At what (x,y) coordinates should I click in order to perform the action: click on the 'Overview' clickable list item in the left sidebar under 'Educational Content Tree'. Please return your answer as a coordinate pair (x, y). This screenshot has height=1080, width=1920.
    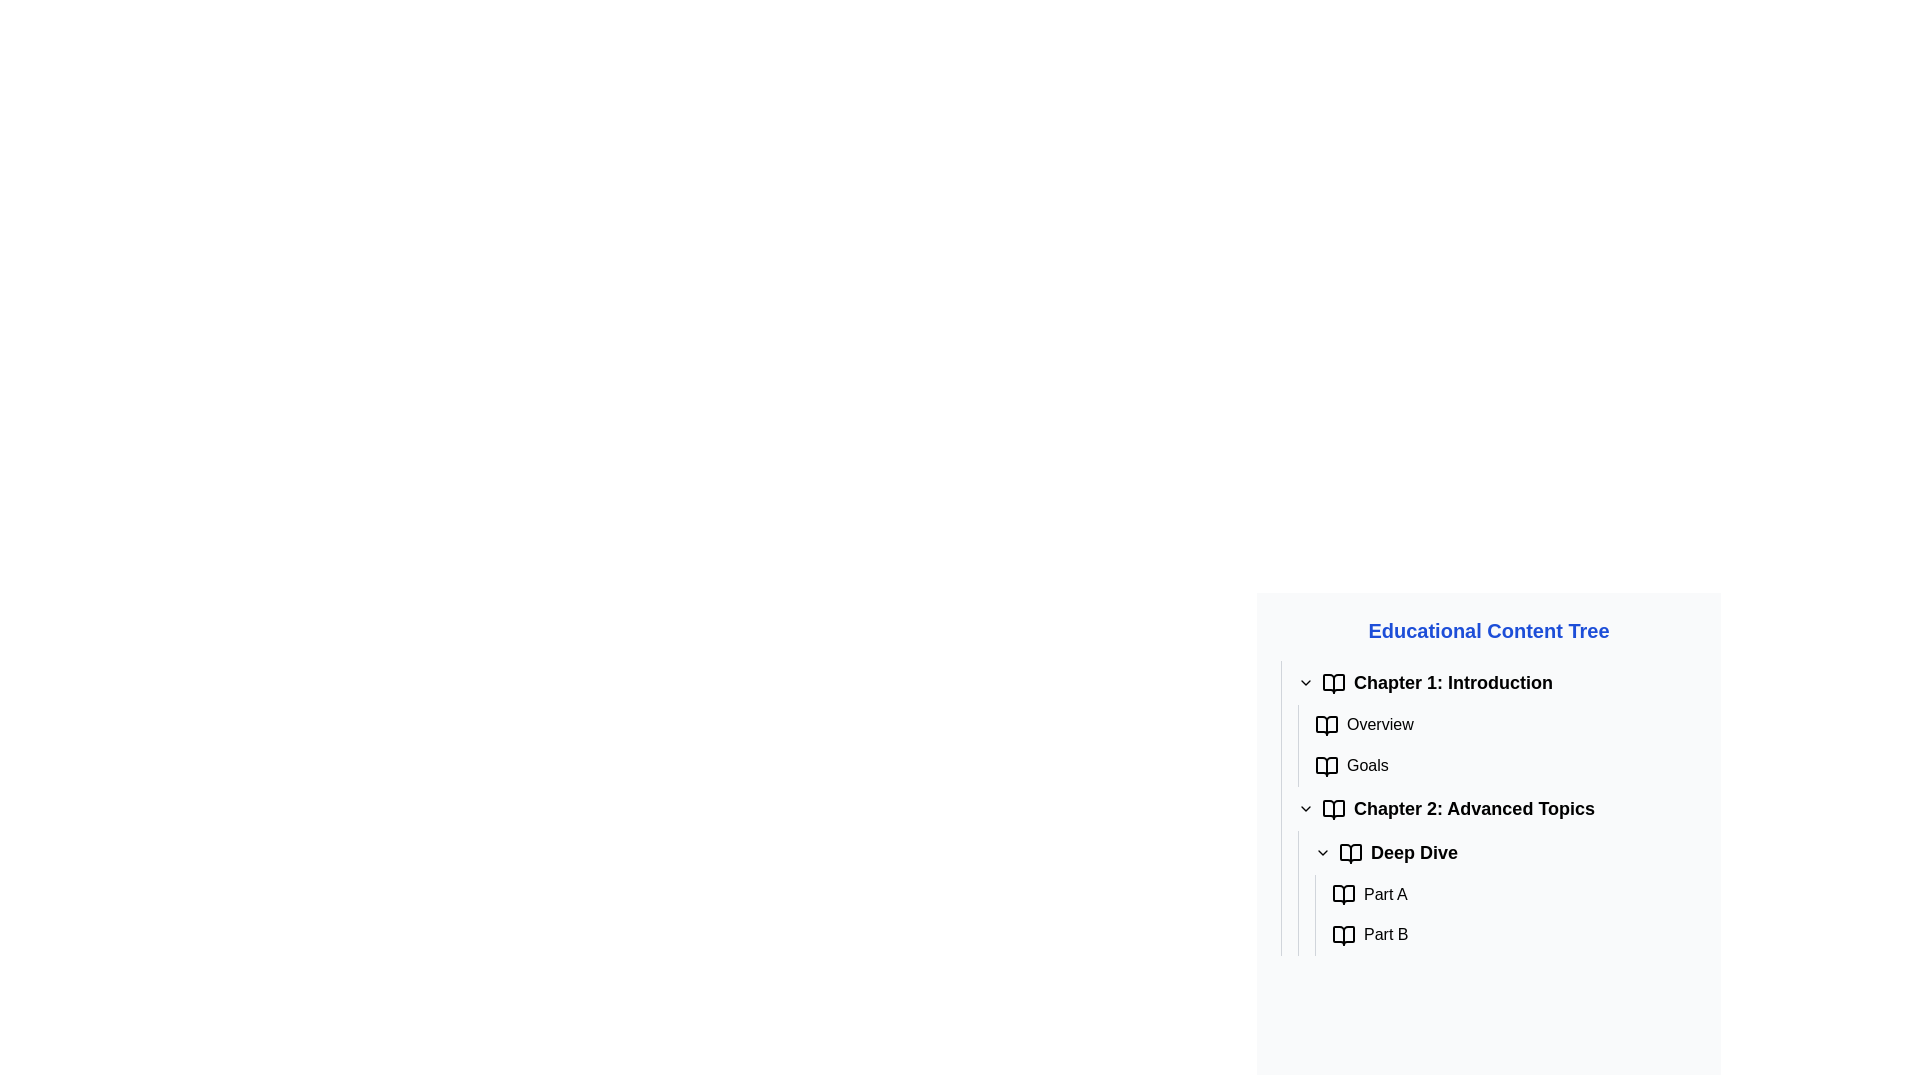
    Looking at the image, I should click on (1497, 725).